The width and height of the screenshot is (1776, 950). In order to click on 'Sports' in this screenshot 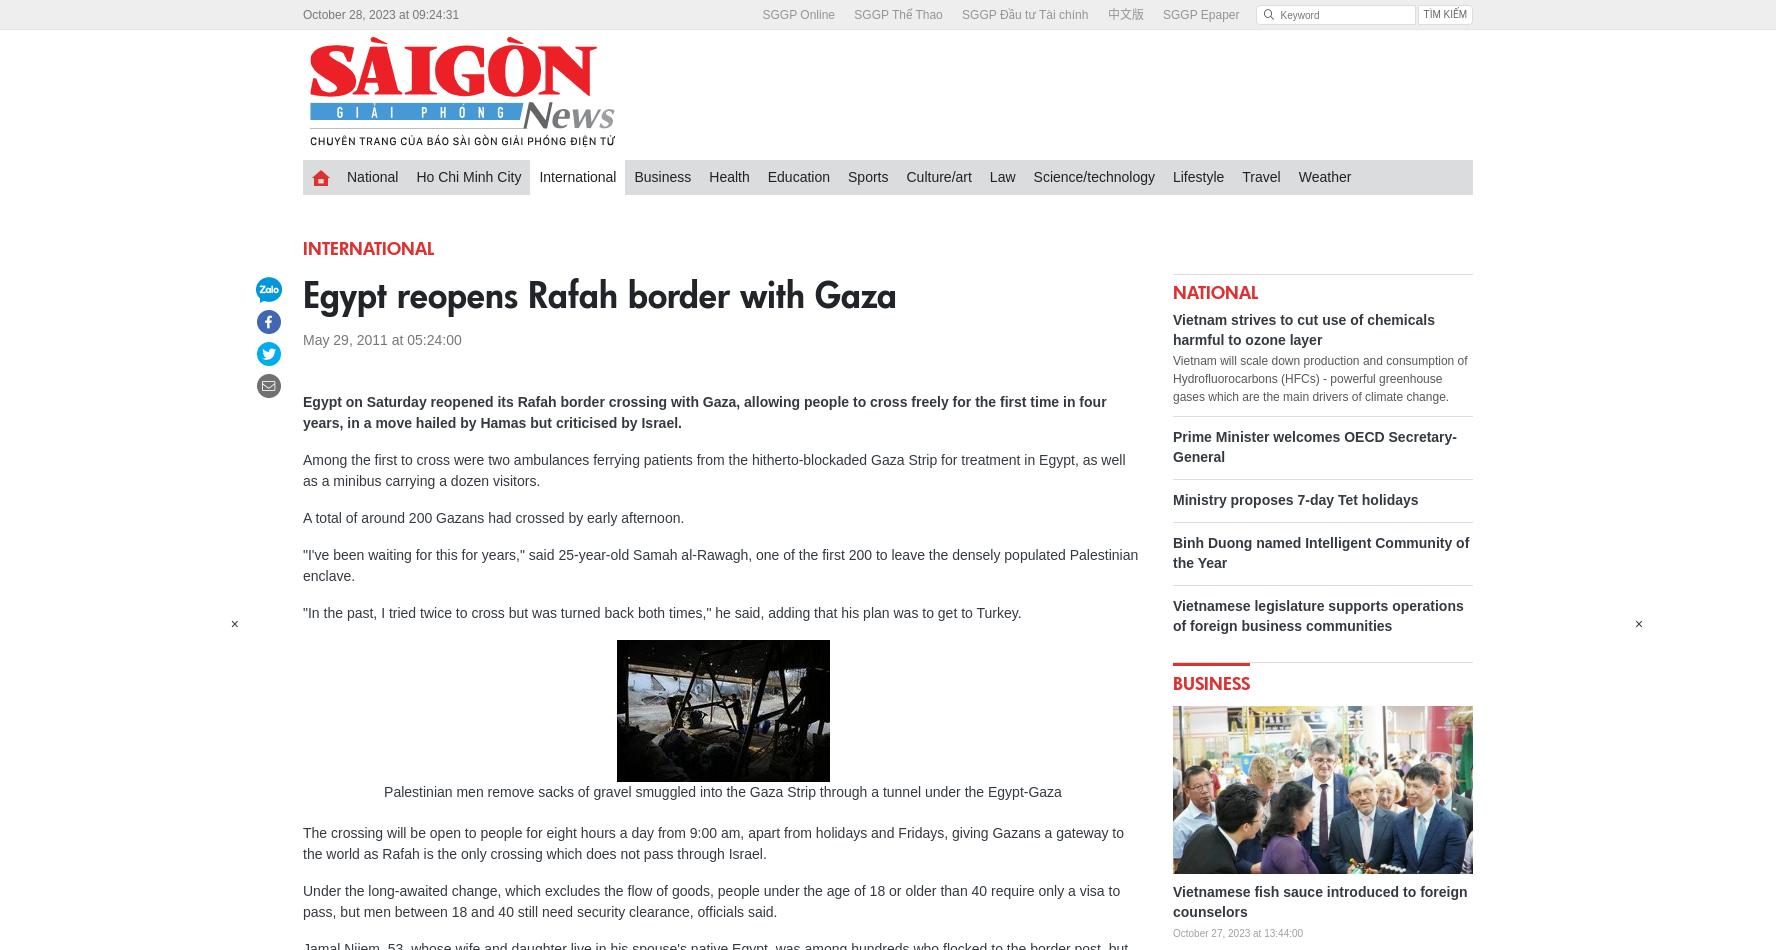, I will do `click(867, 176)`.